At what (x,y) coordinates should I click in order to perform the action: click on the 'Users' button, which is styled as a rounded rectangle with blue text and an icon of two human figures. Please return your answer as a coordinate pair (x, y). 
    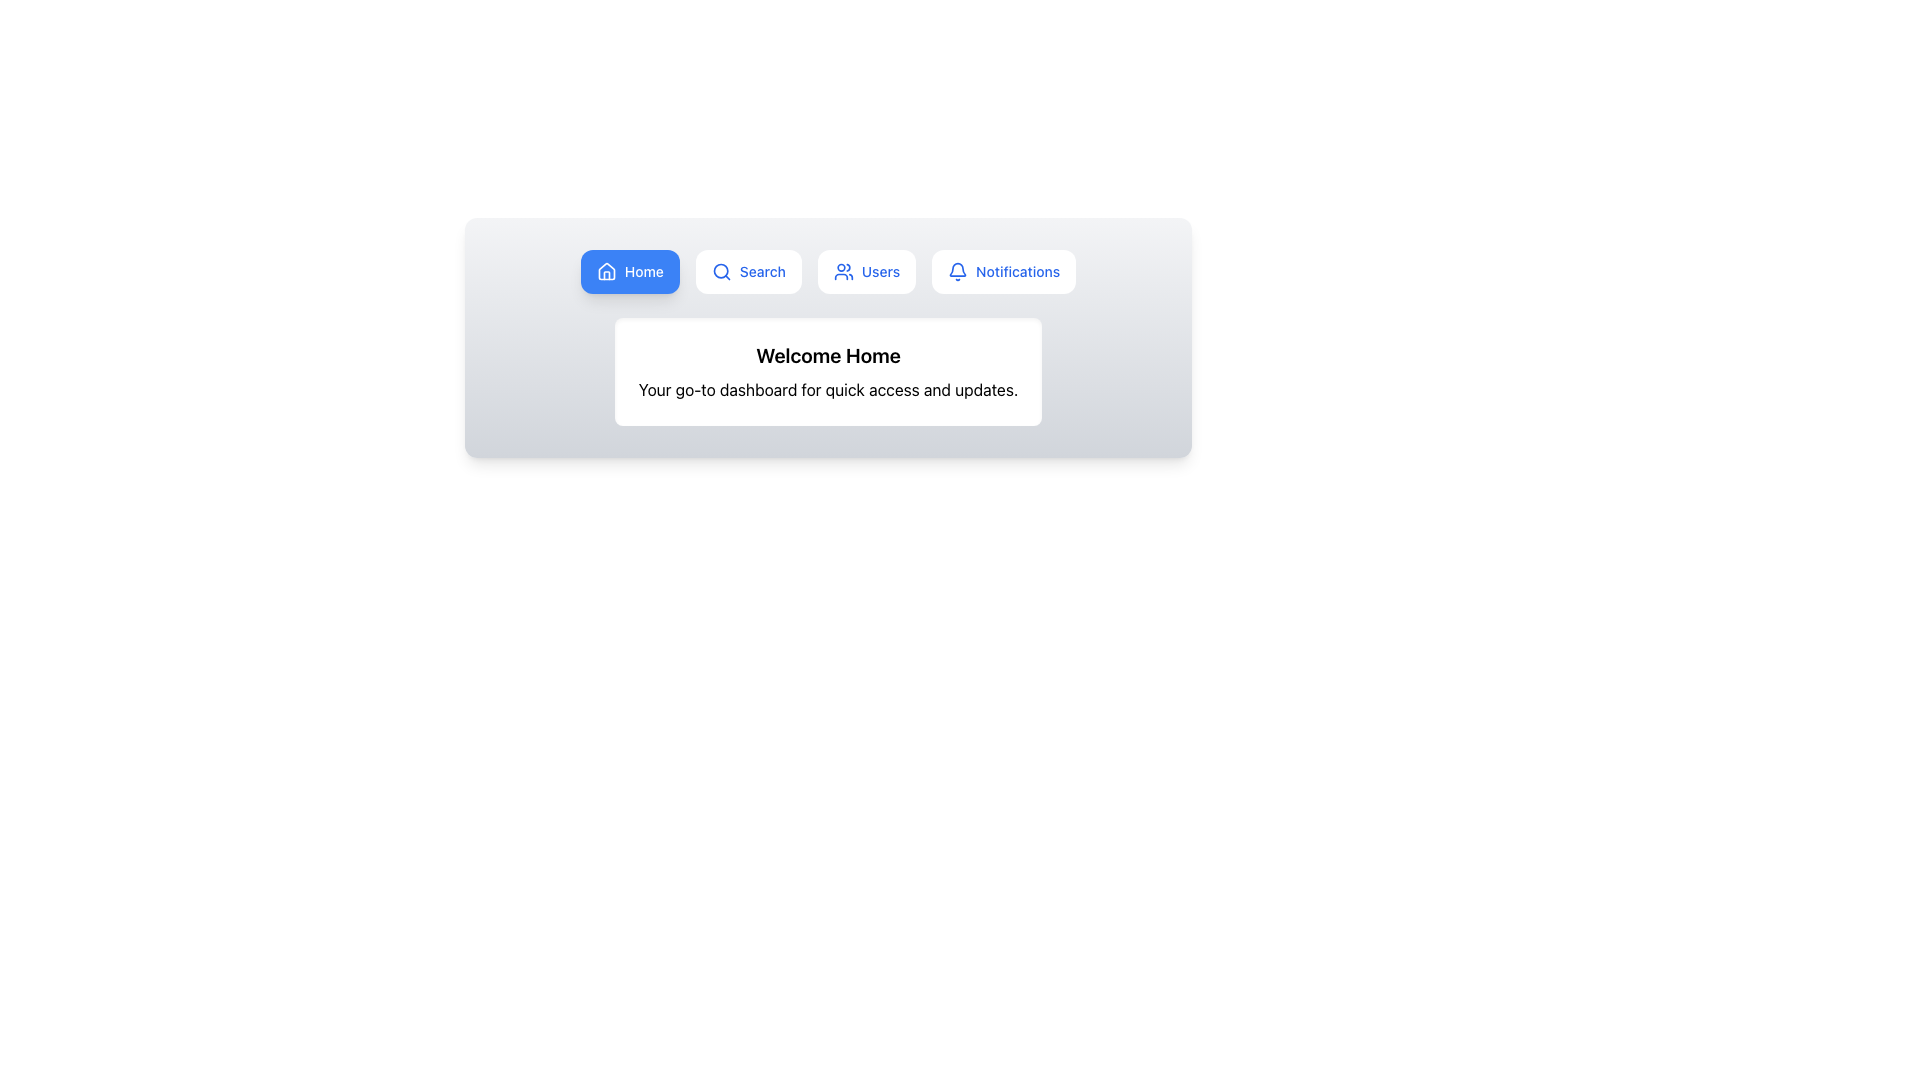
    Looking at the image, I should click on (867, 272).